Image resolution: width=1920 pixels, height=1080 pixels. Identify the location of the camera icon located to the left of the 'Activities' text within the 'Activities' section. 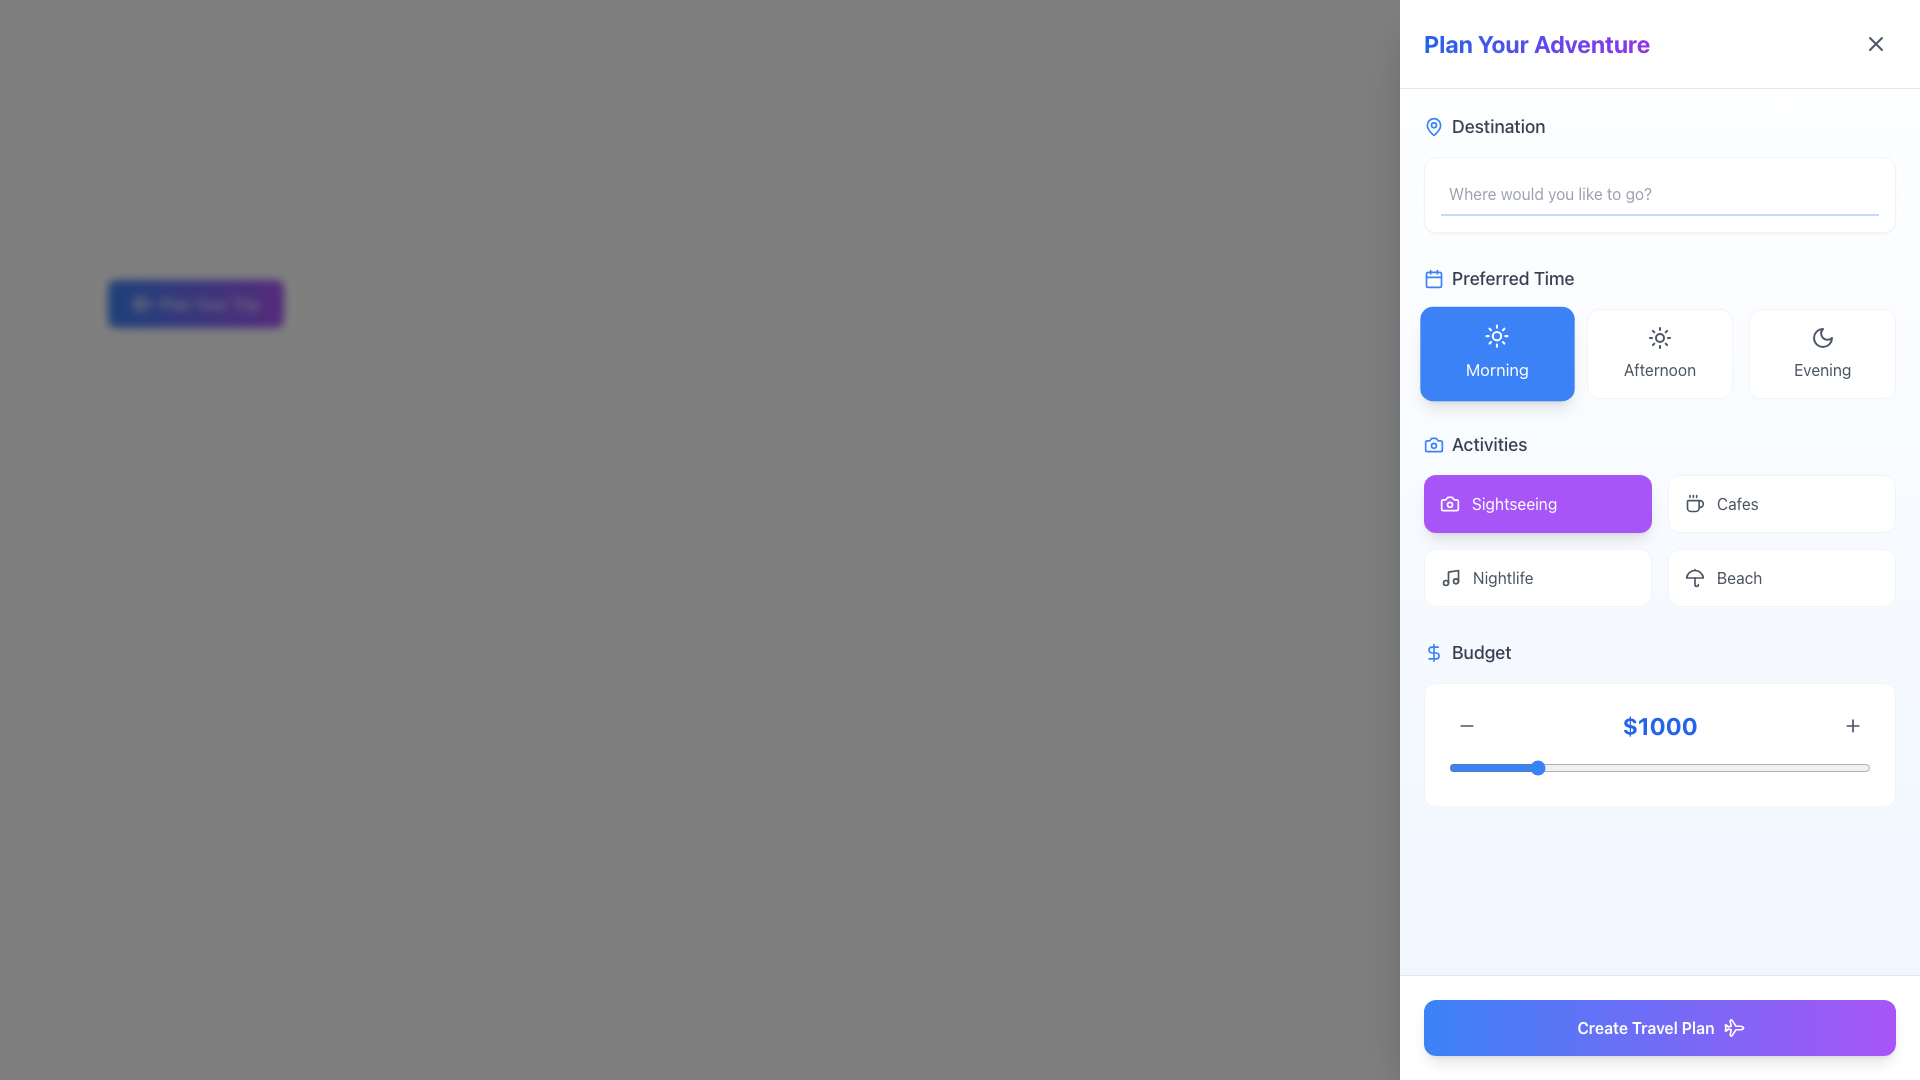
(1433, 443).